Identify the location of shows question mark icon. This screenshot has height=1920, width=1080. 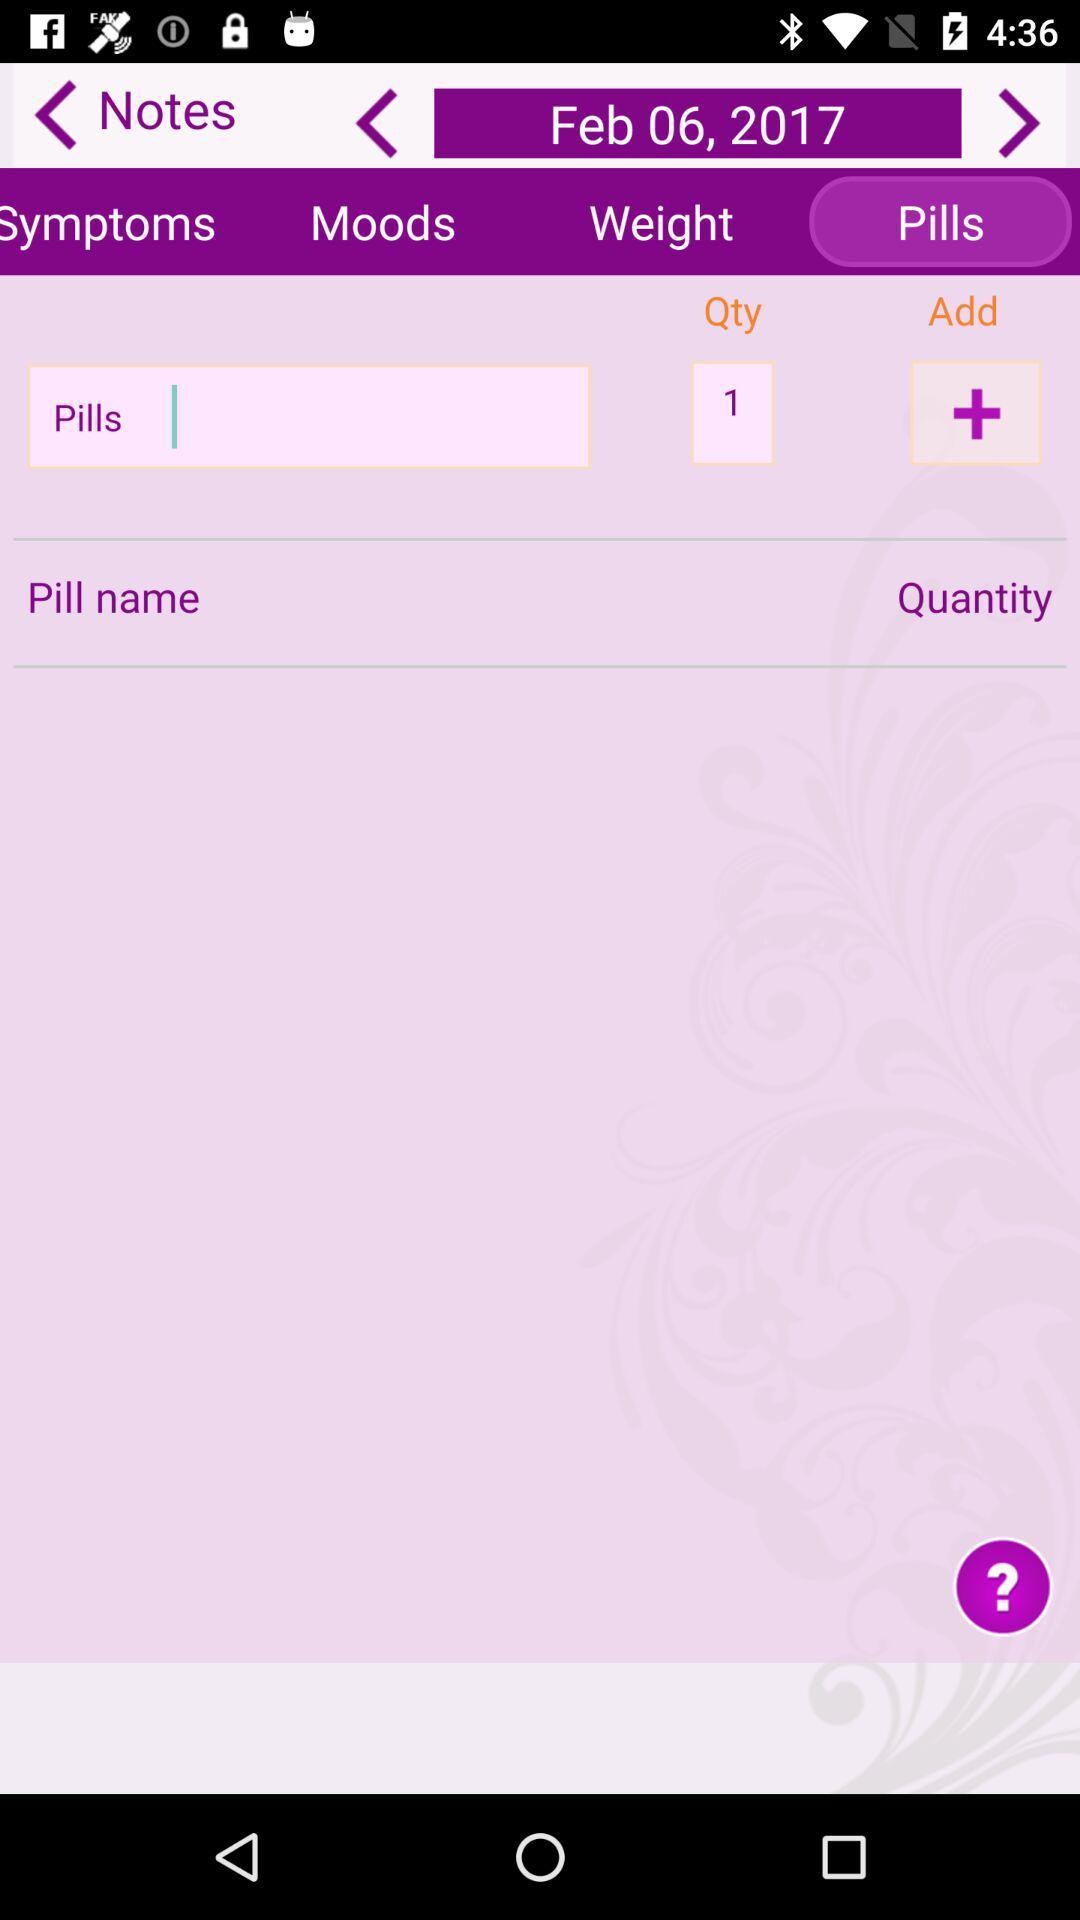
(1003, 1584).